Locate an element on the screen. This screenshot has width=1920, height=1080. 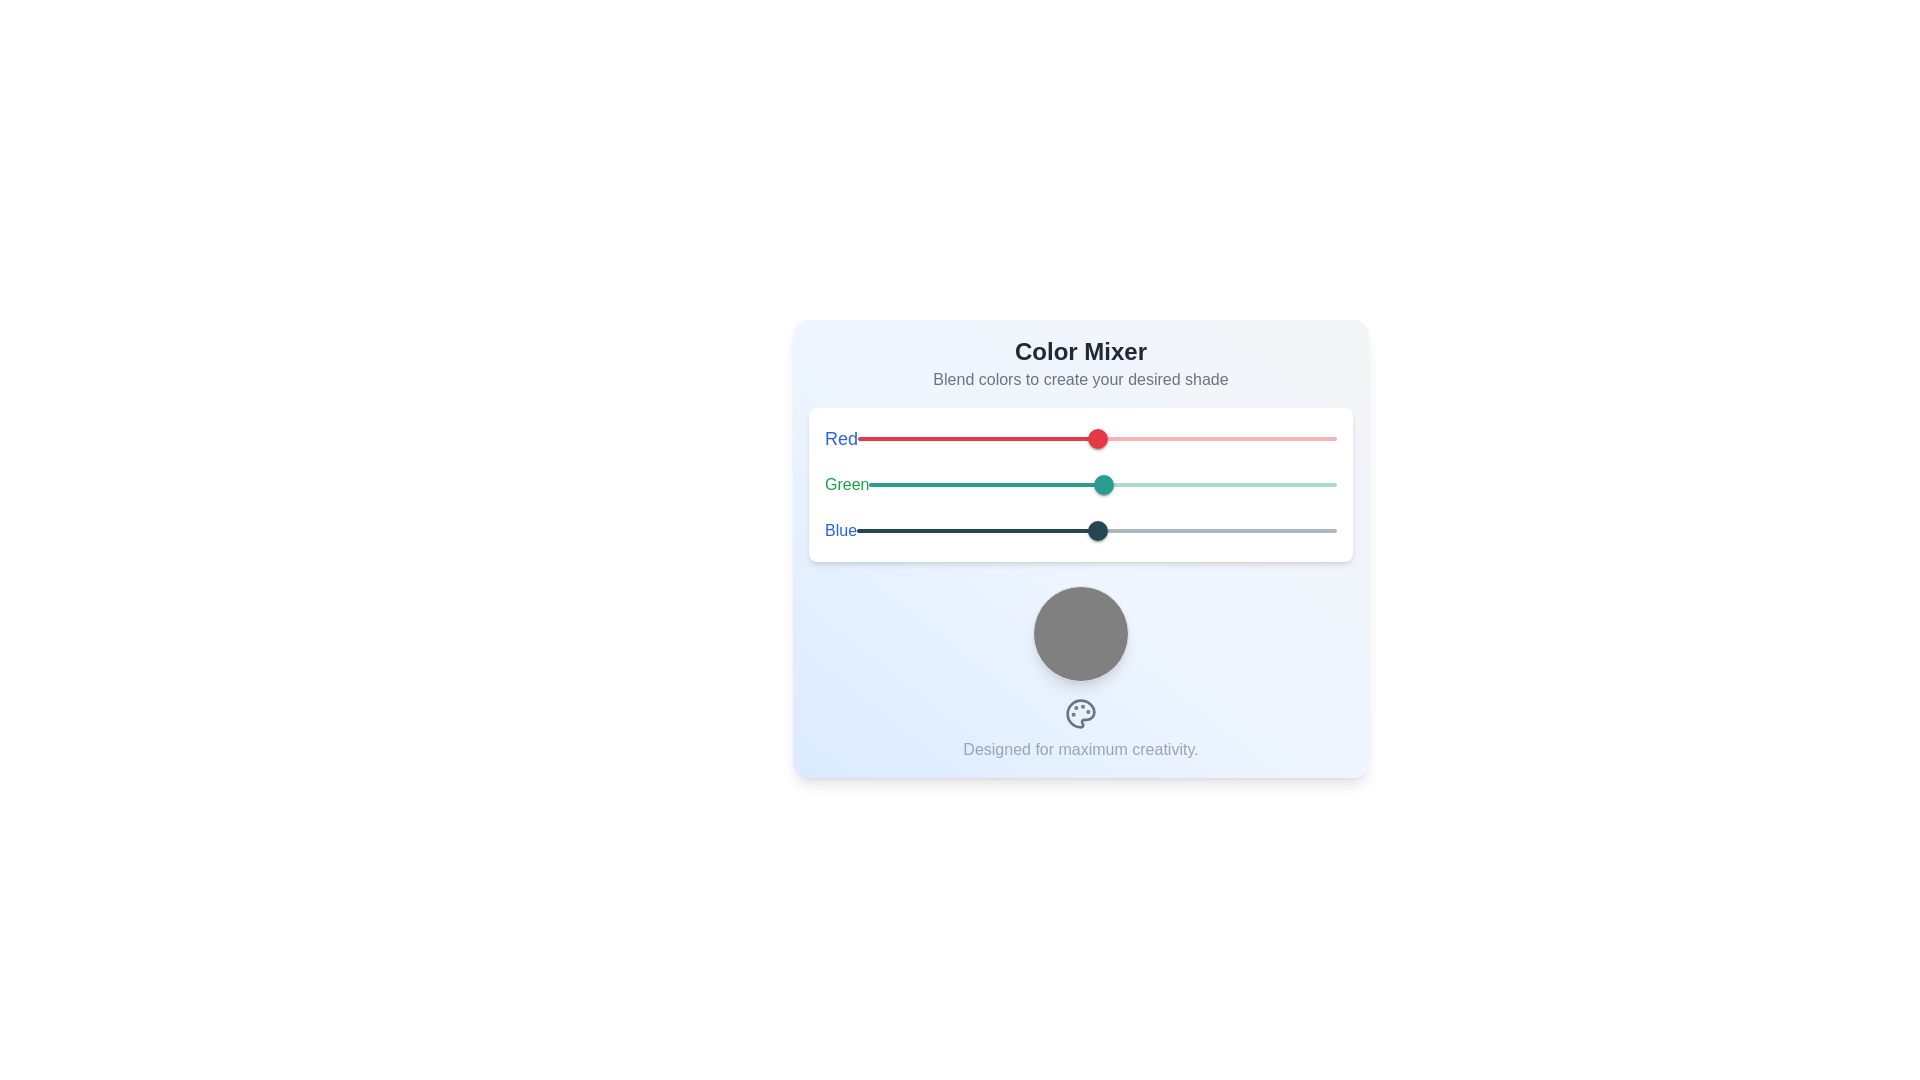
the red color intensity is located at coordinates (1243, 438).